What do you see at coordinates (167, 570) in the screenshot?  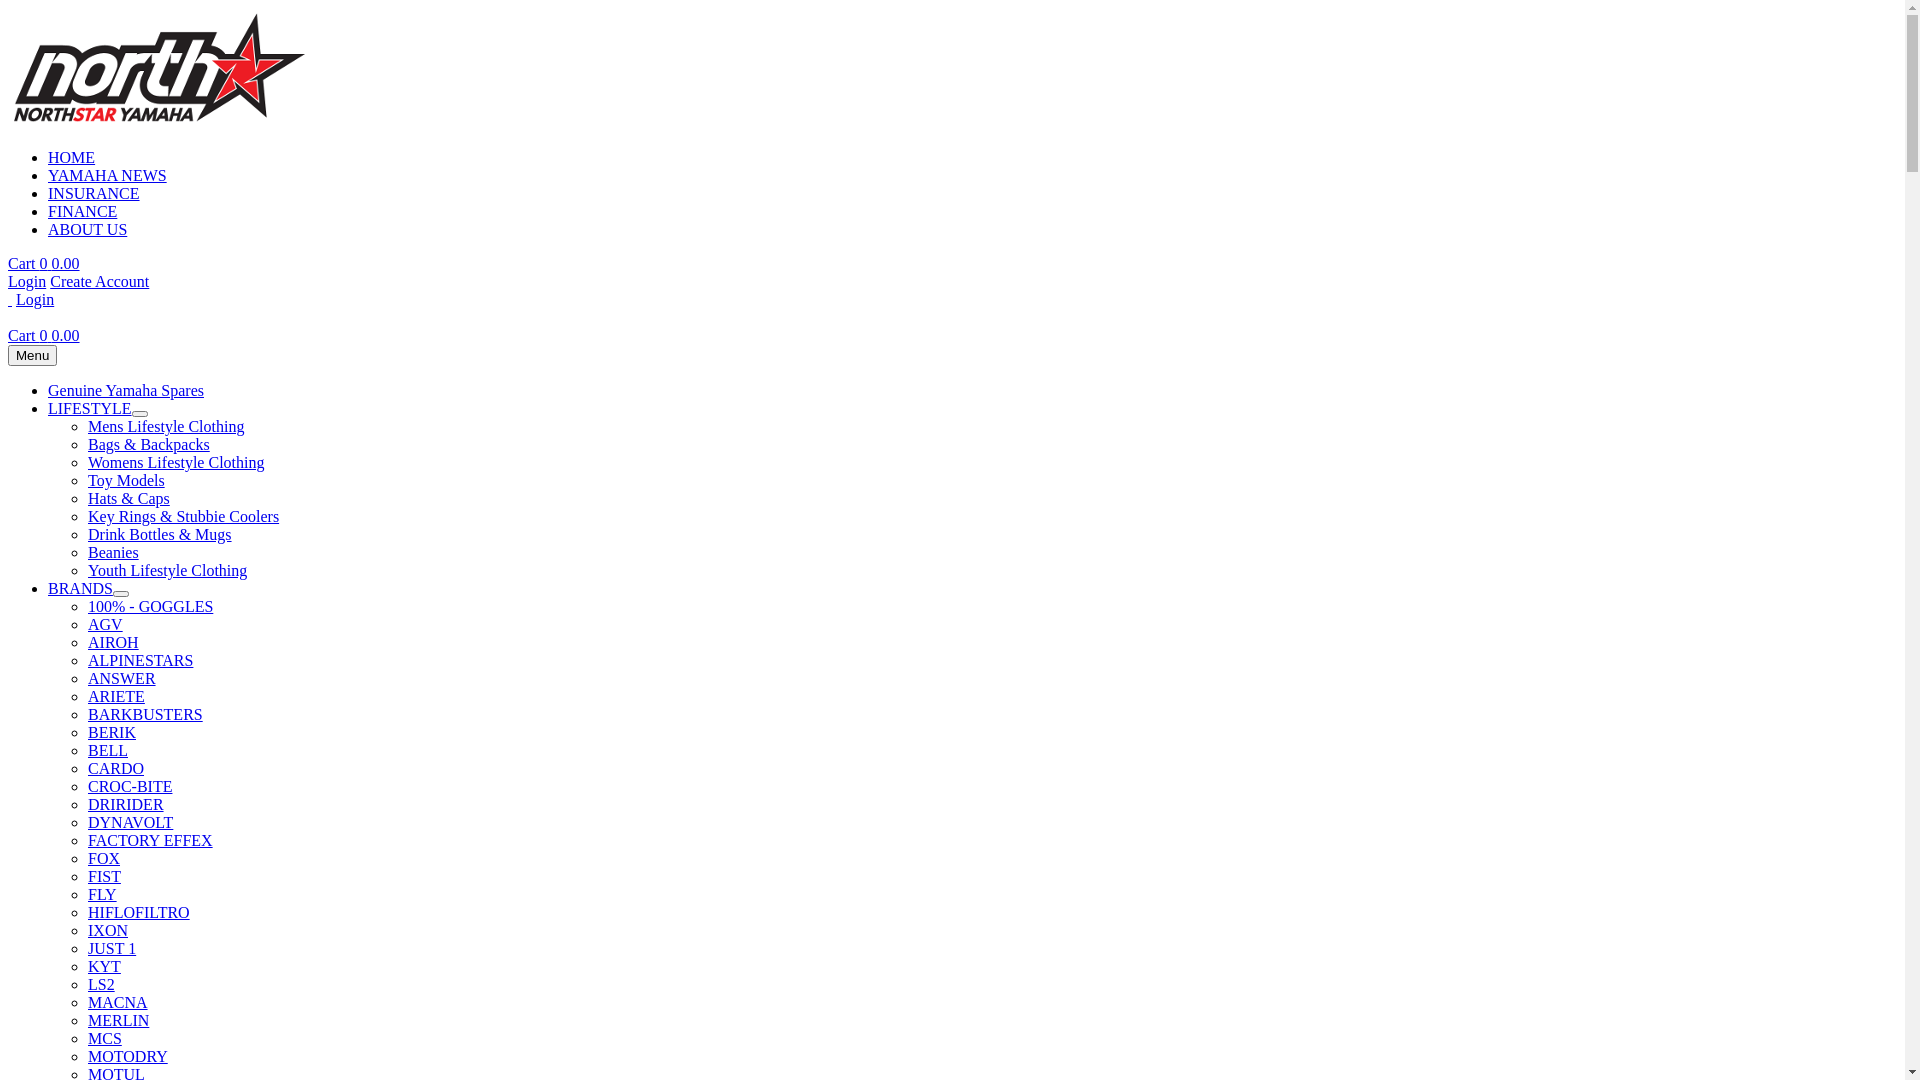 I see `'Youth Lifestyle Clothing'` at bounding box center [167, 570].